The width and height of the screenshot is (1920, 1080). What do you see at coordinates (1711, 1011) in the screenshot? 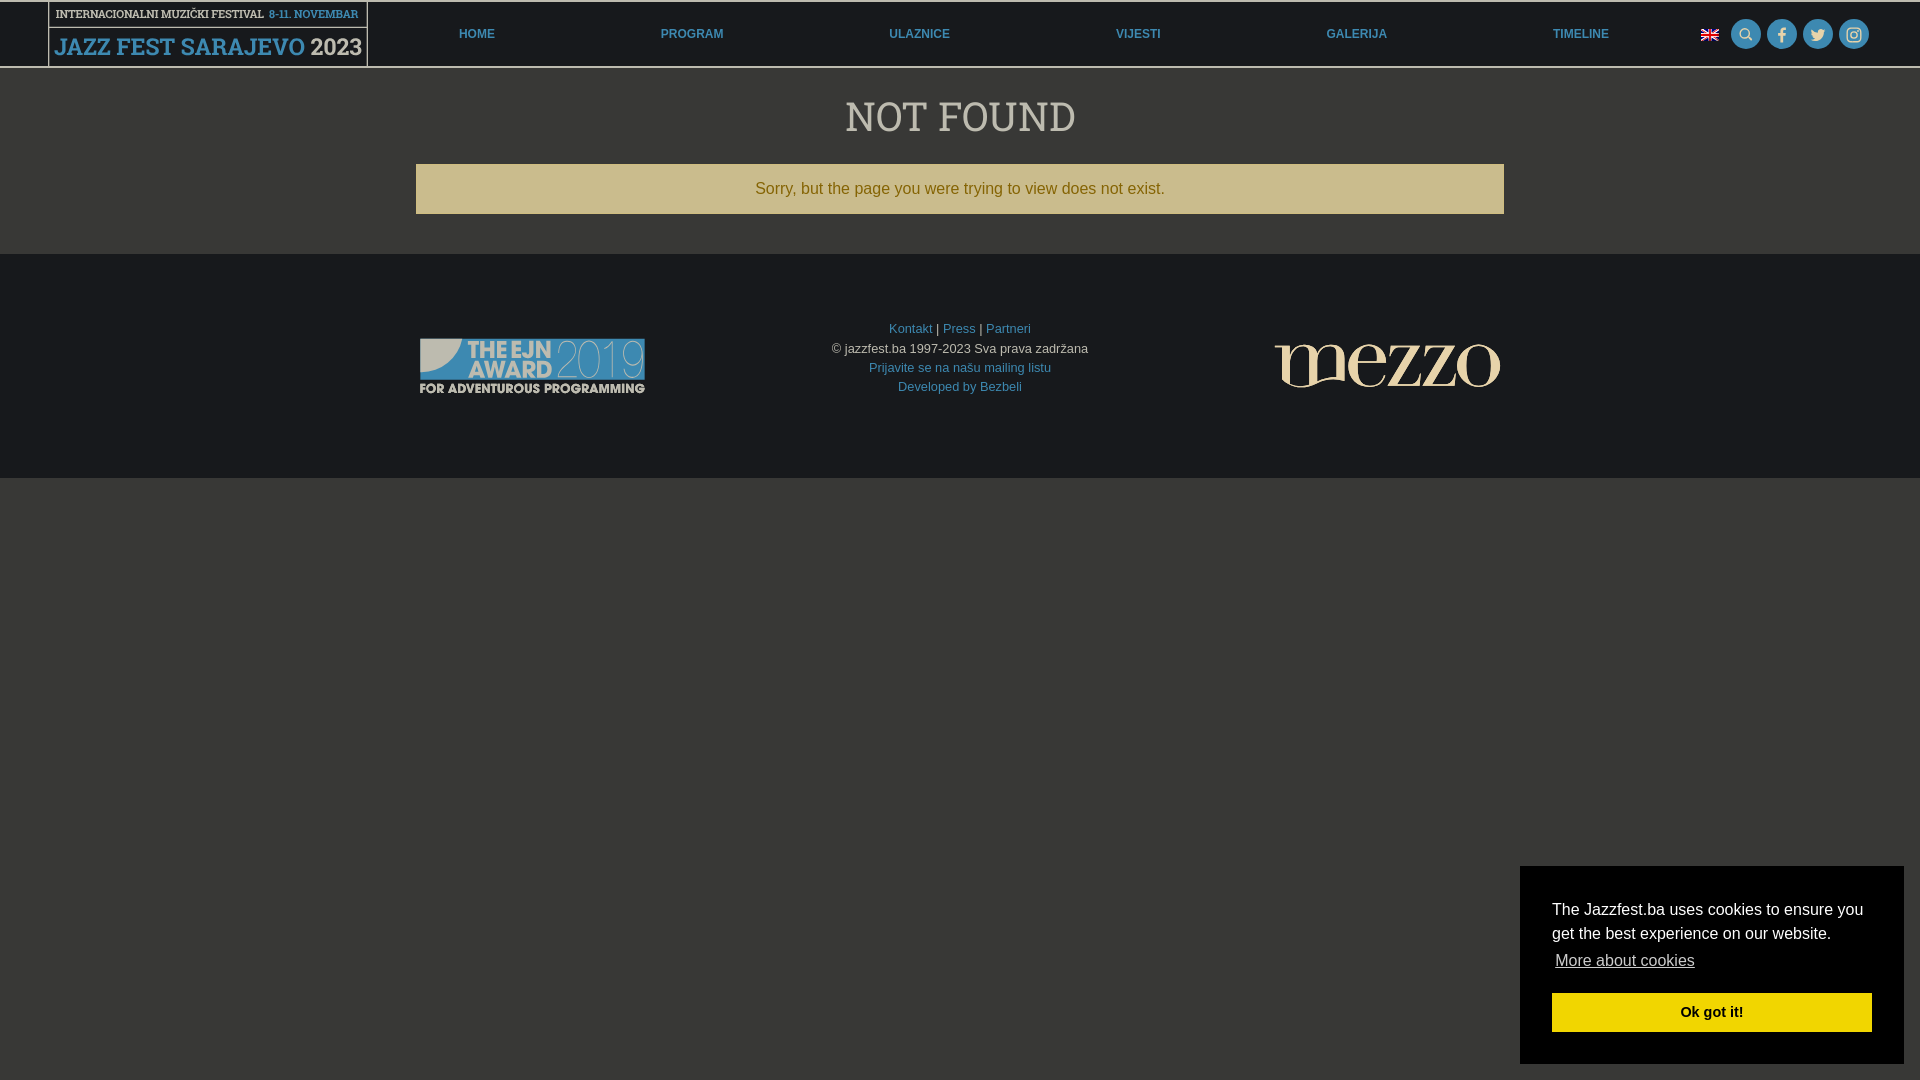
I see `'Ok got it!'` at bounding box center [1711, 1011].